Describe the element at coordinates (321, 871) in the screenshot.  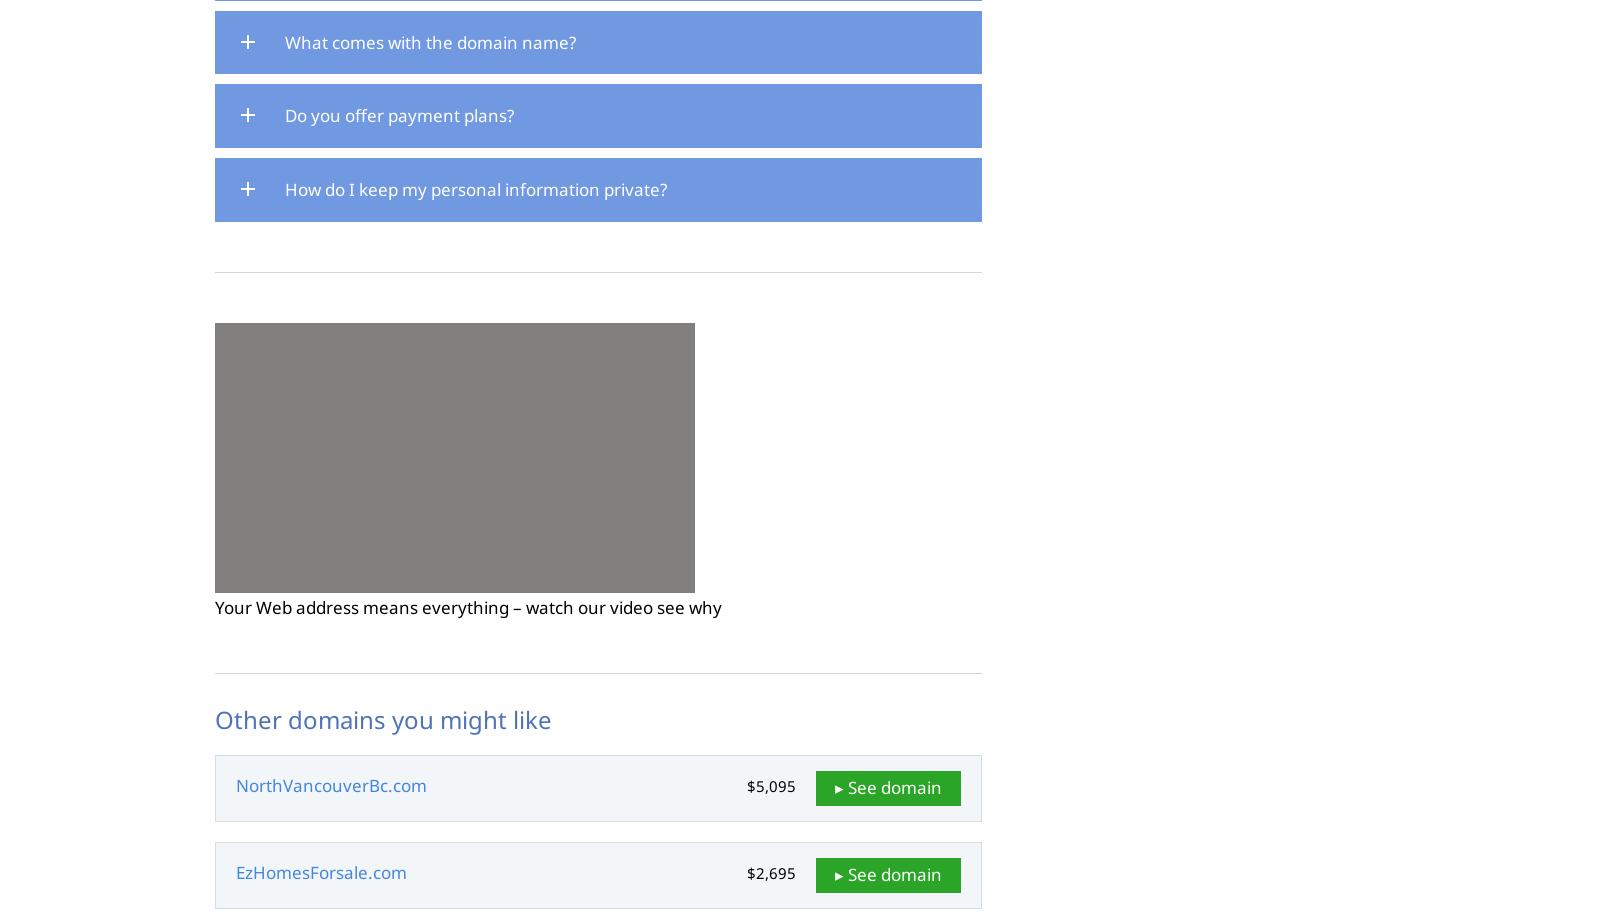
I see `'EzHomesForsale.com'` at that location.